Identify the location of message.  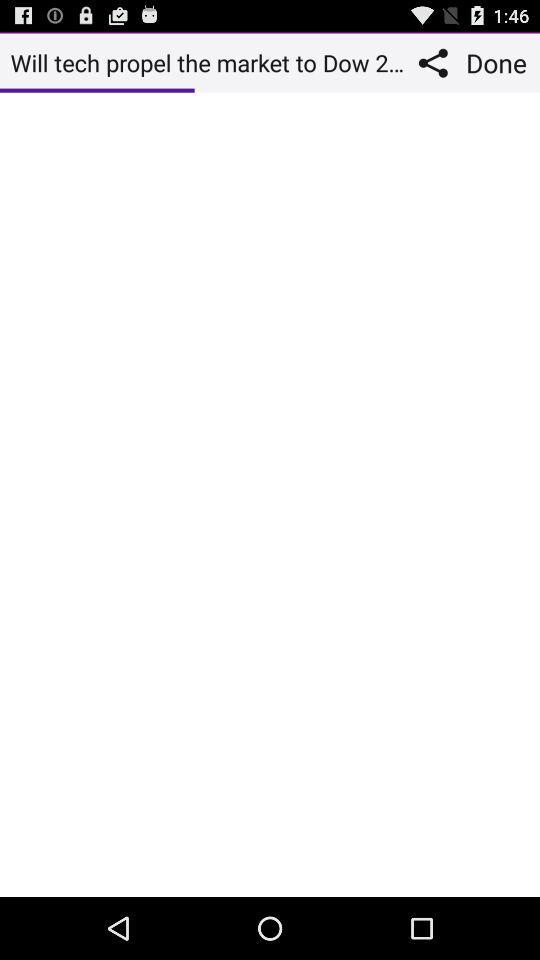
(270, 493).